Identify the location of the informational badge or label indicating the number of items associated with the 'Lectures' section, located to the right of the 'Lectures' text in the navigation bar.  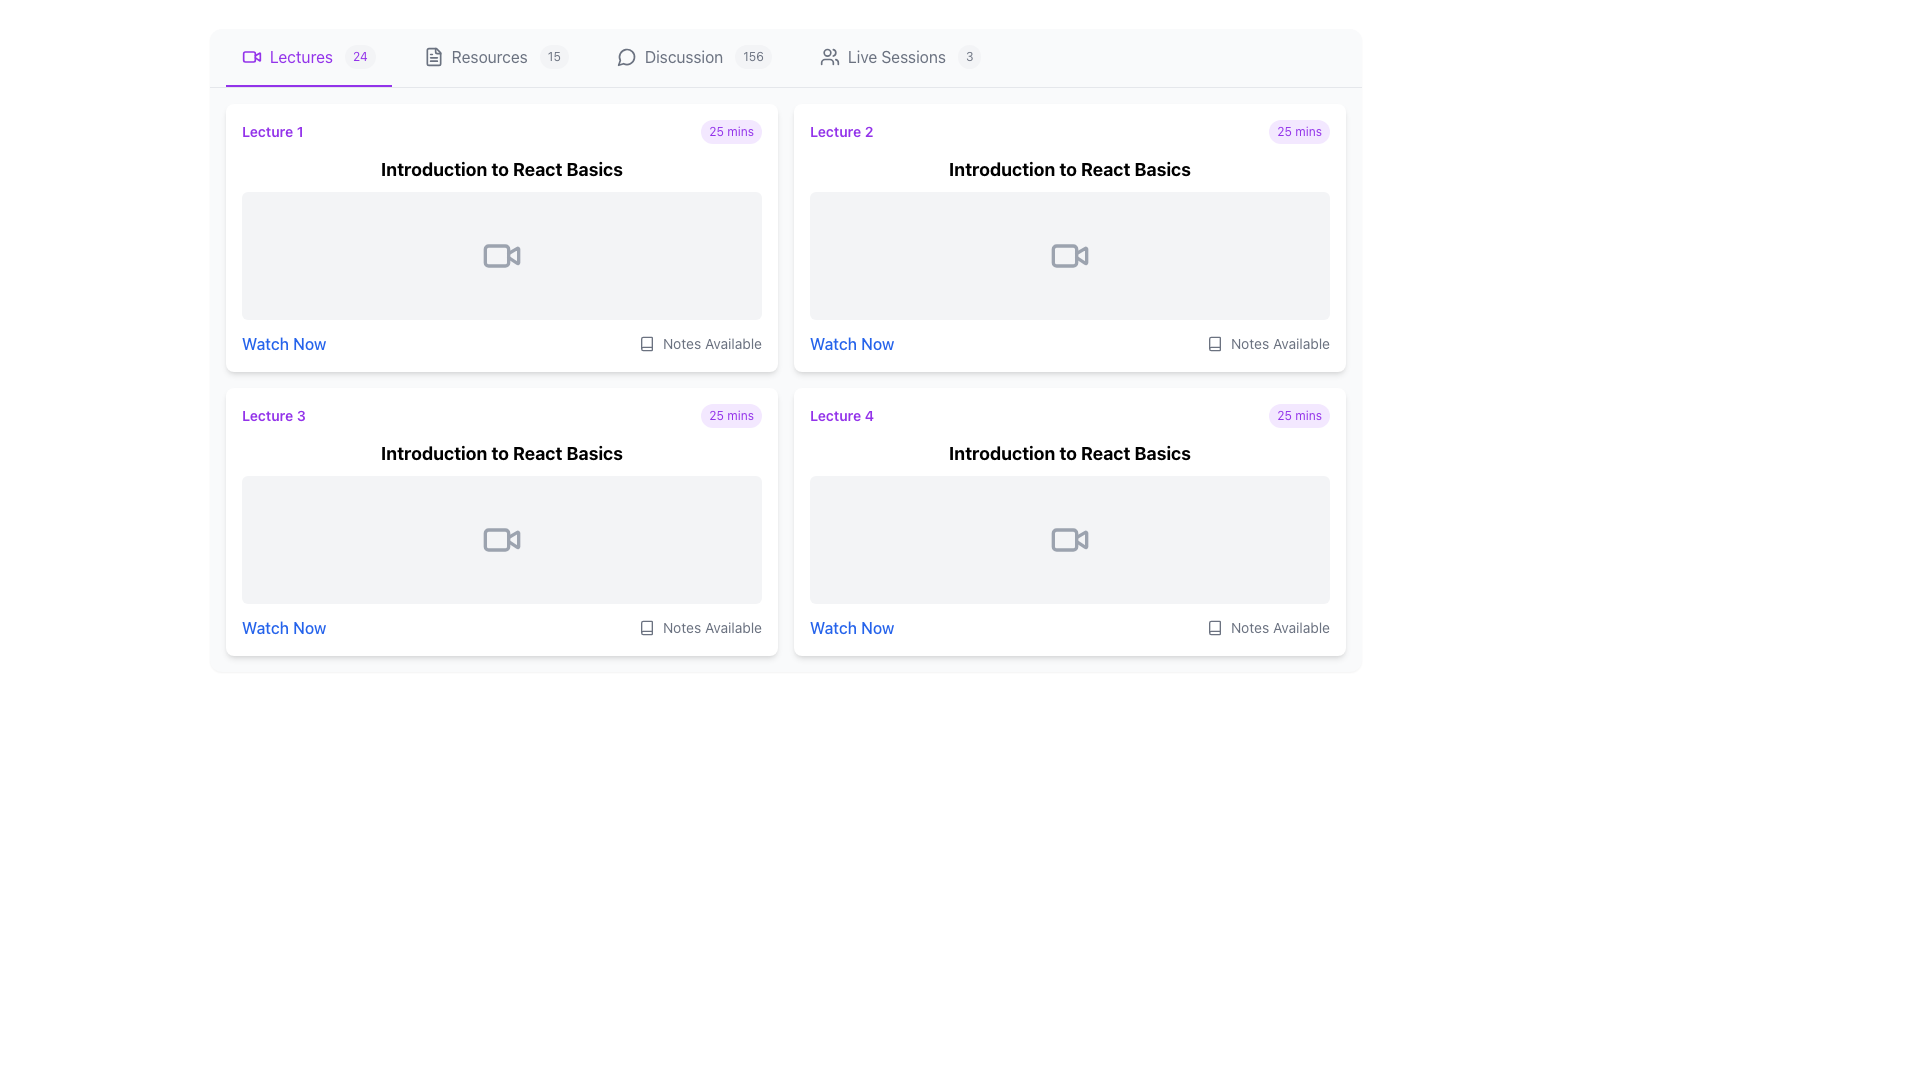
(360, 56).